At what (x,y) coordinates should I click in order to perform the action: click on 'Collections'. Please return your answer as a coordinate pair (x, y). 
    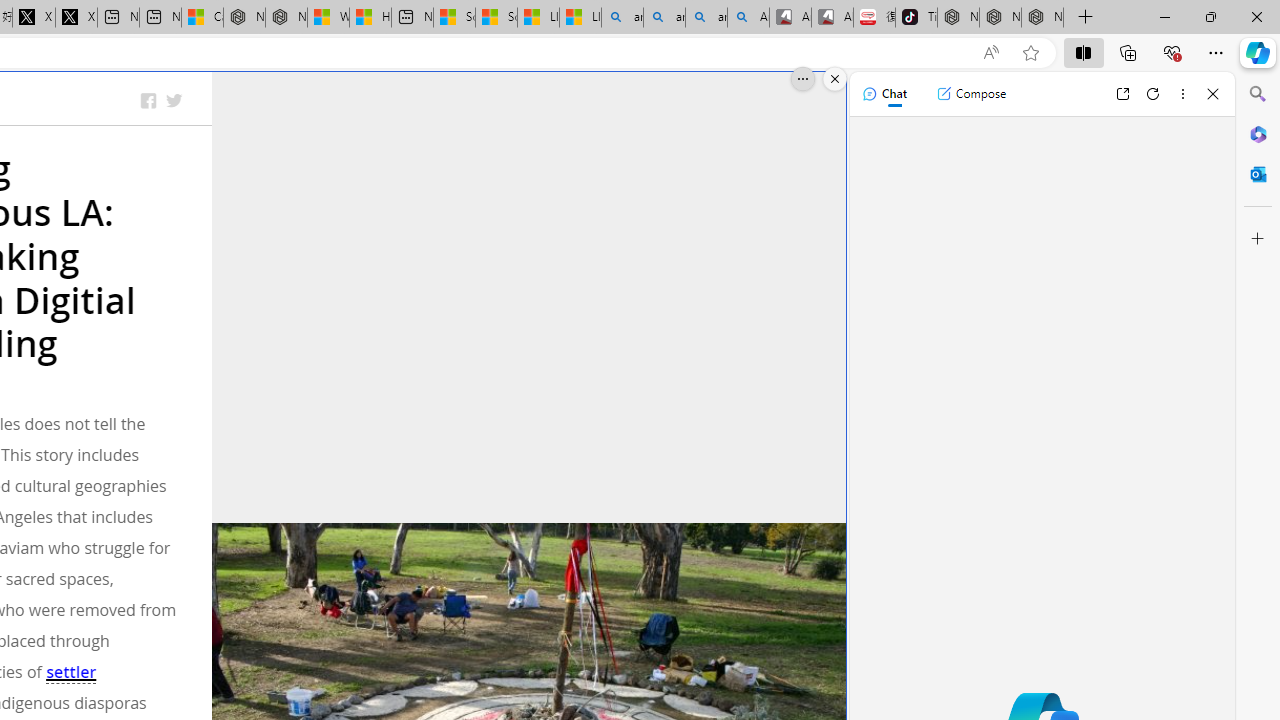
    Looking at the image, I should click on (1128, 51).